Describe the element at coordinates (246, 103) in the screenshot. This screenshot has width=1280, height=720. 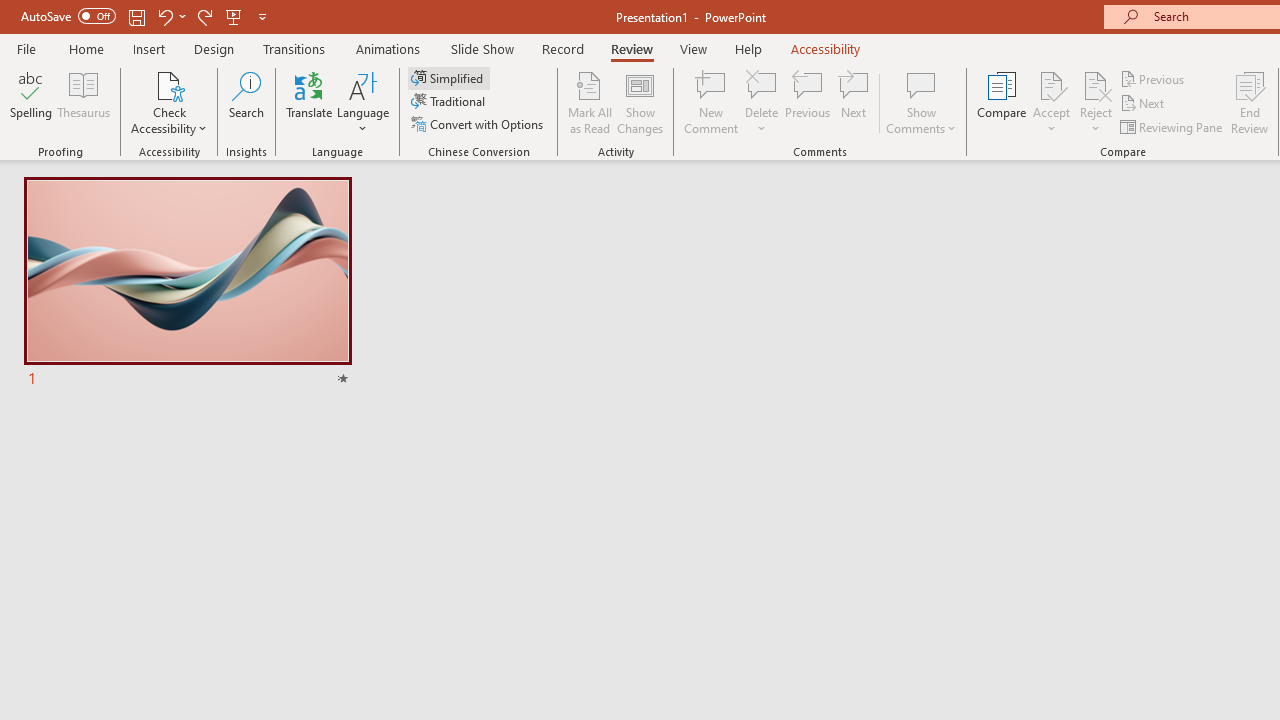
I see `'Search'` at that location.